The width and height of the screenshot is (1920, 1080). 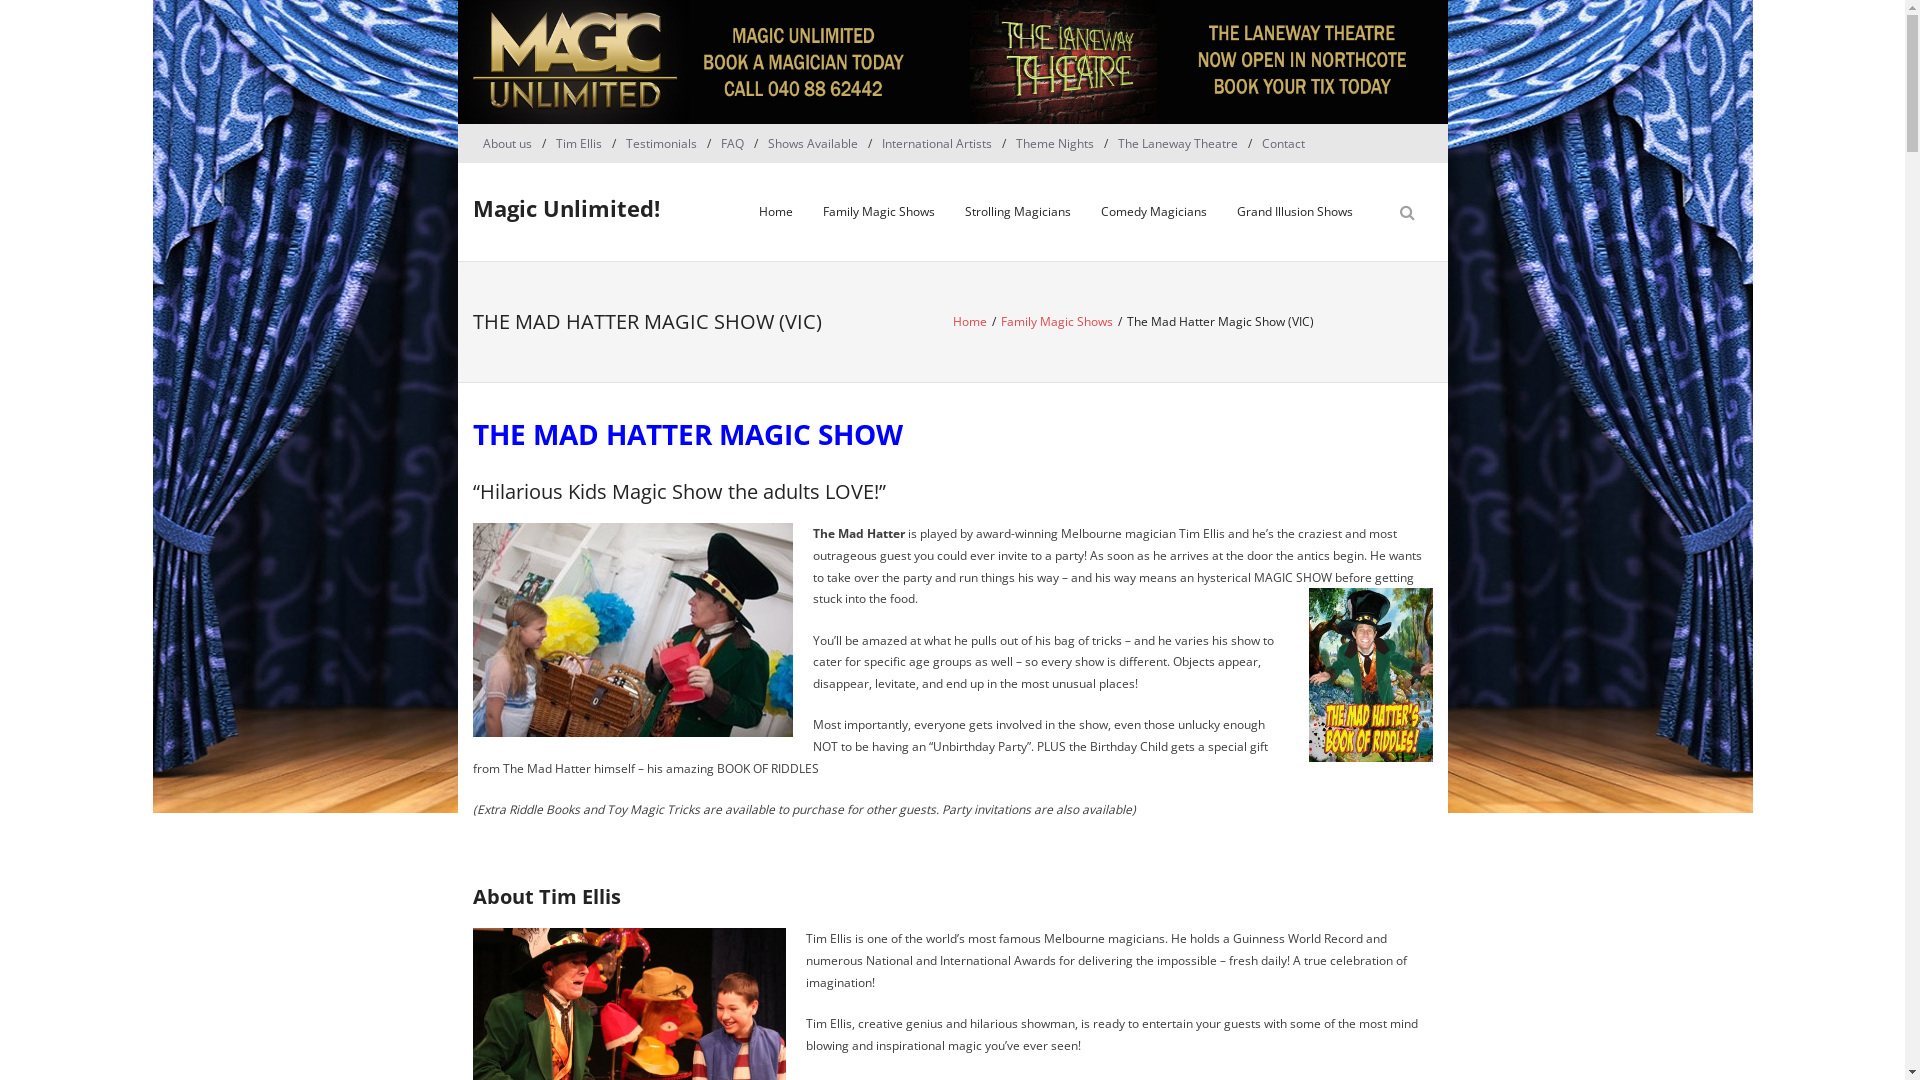 I want to click on 'Strolling Magicians', so click(x=1017, y=212).